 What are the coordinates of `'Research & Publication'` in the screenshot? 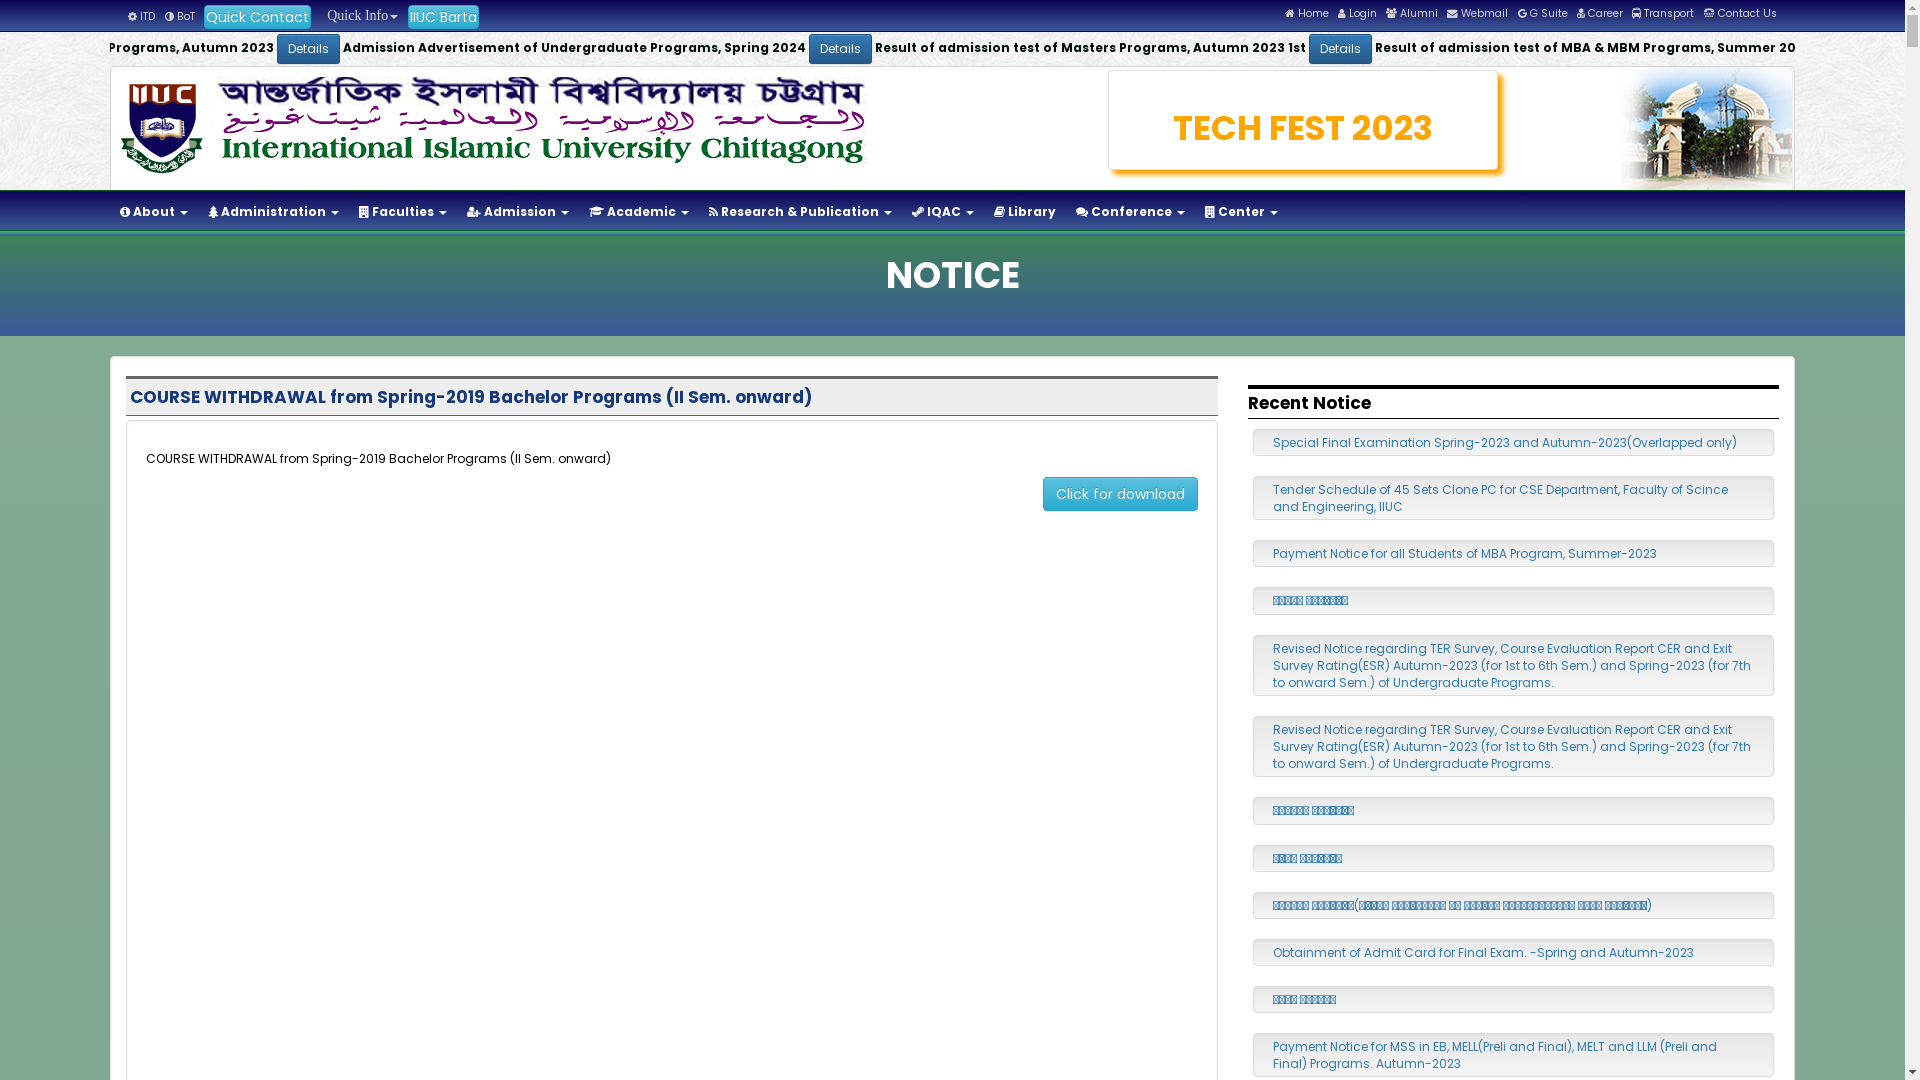 It's located at (800, 212).